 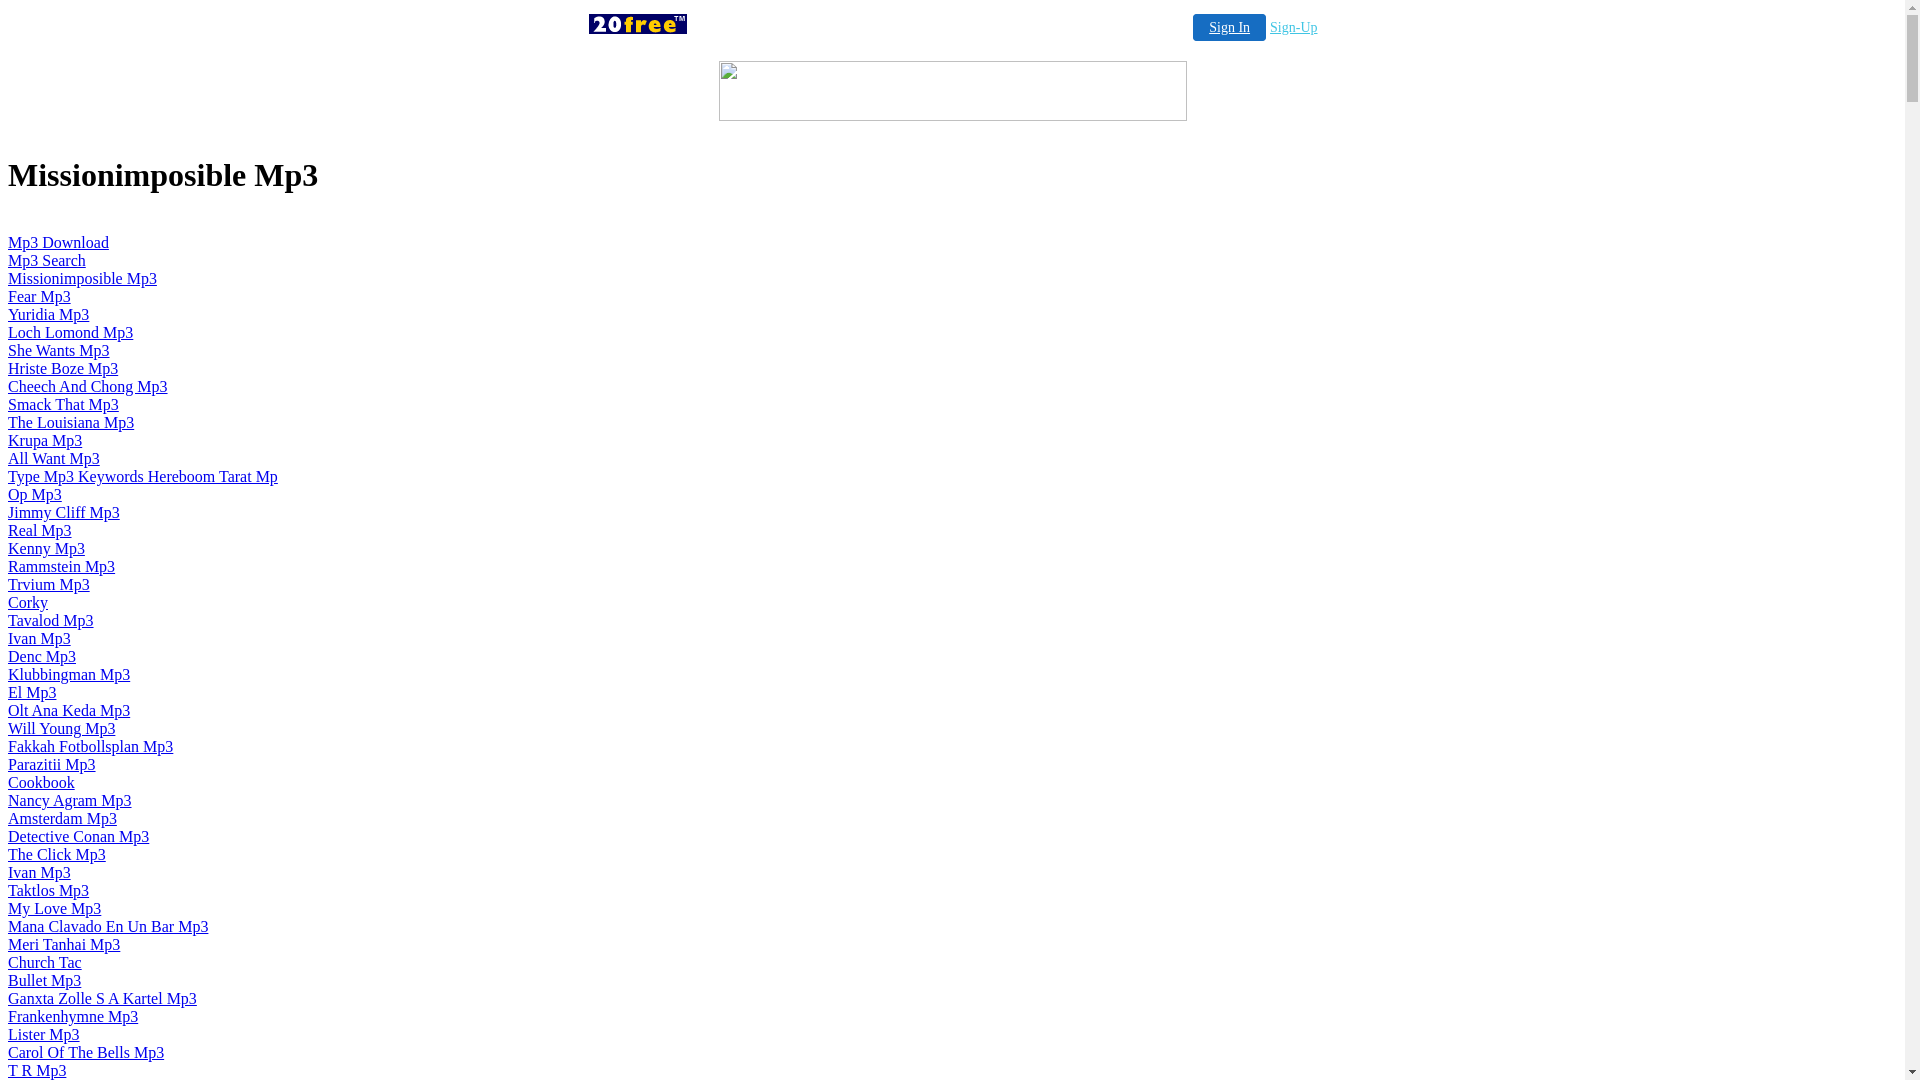 What do you see at coordinates (85, 1051) in the screenshot?
I see `'Carol Of The Bells Mp3'` at bounding box center [85, 1051].